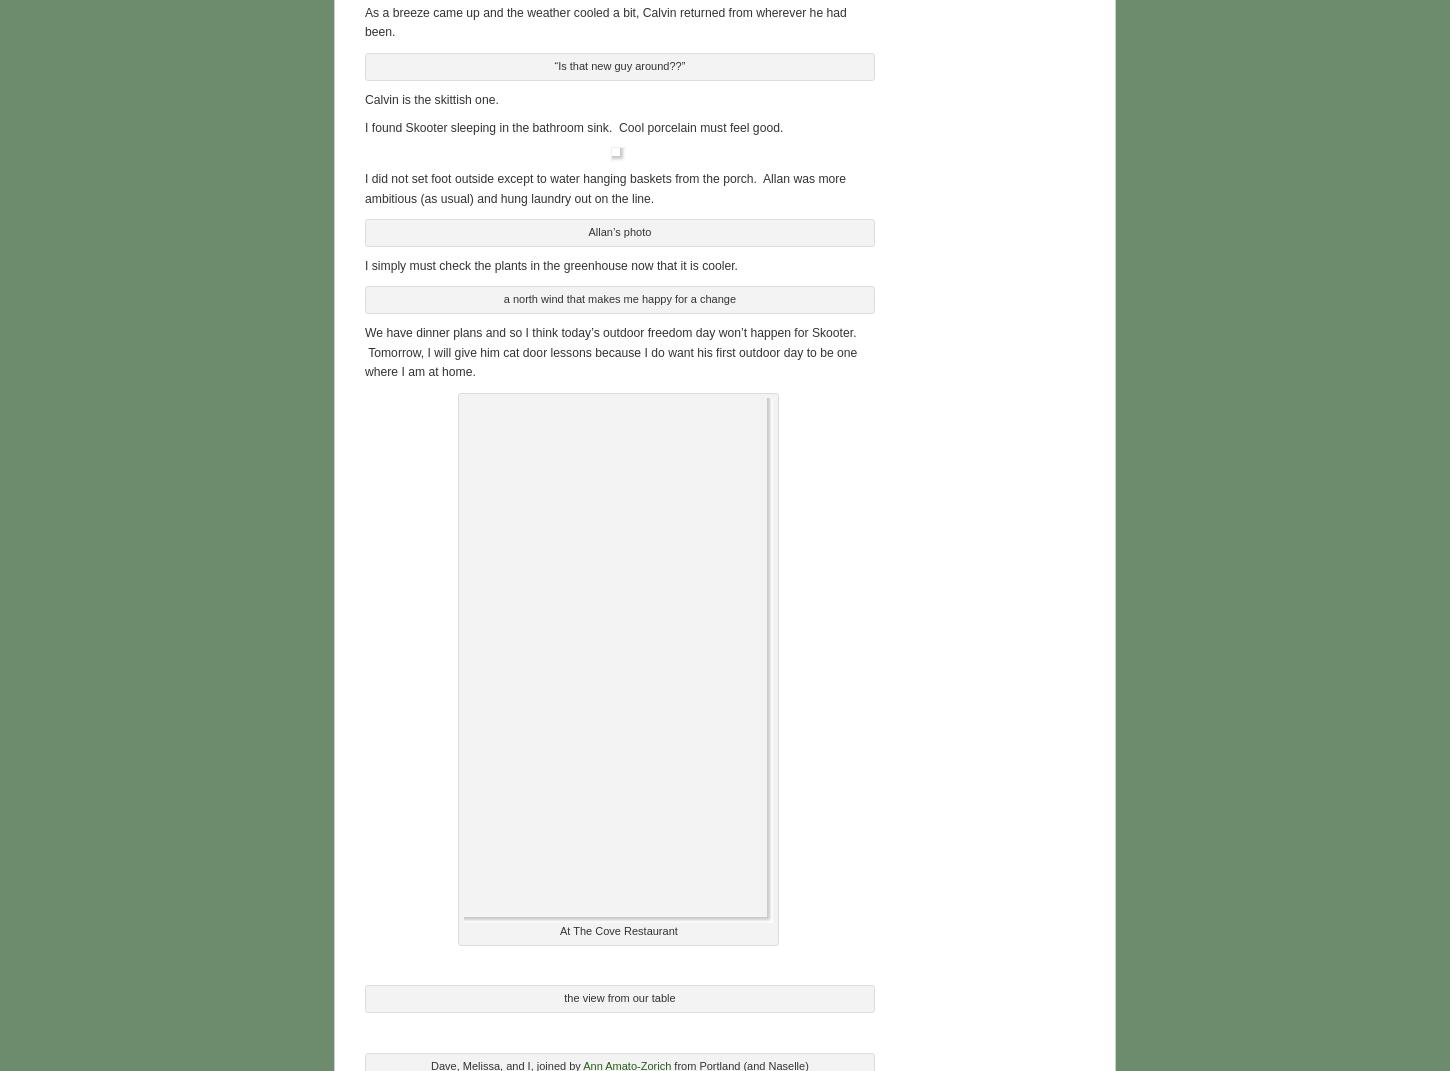  Describe the element at coordinates (430, 97) in the screenshot. I see `'Calvin is the skittish one.'` at that location.